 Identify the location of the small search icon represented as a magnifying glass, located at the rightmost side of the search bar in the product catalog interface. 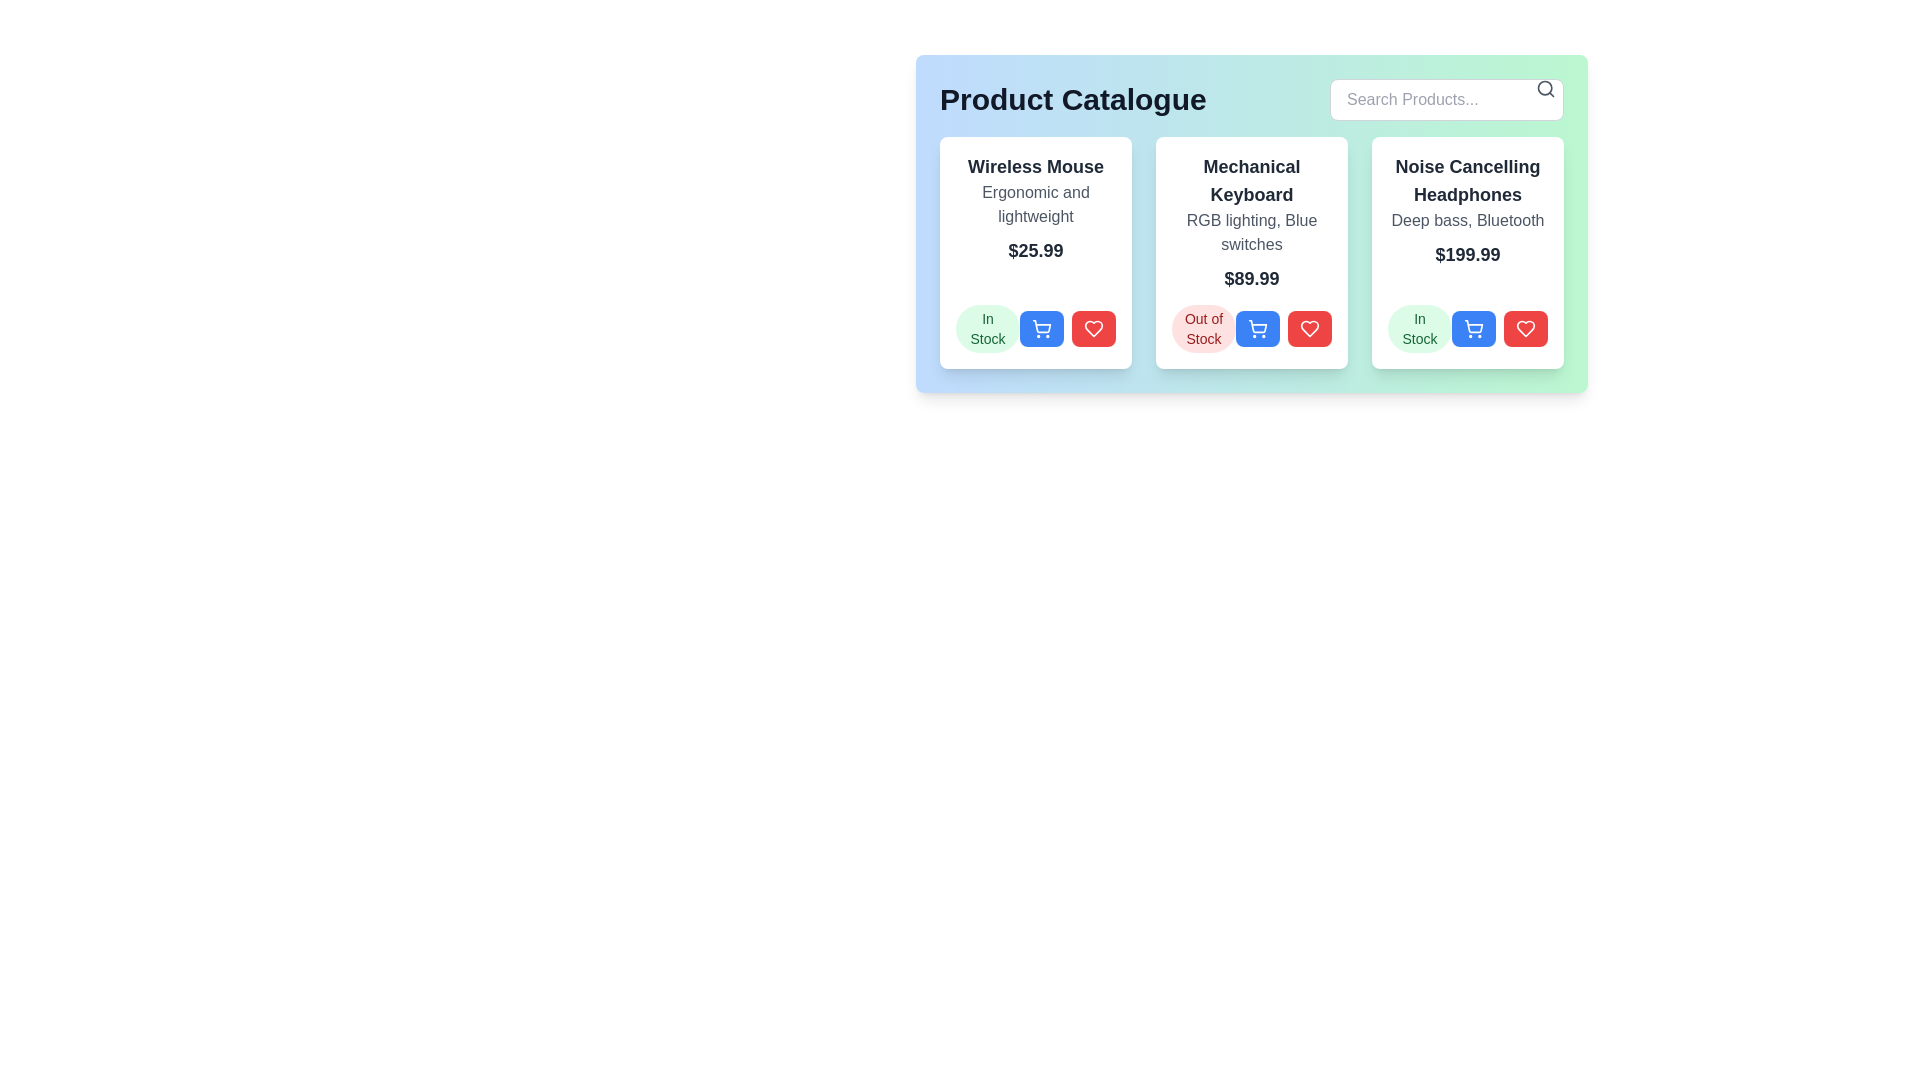
(1544, 87).